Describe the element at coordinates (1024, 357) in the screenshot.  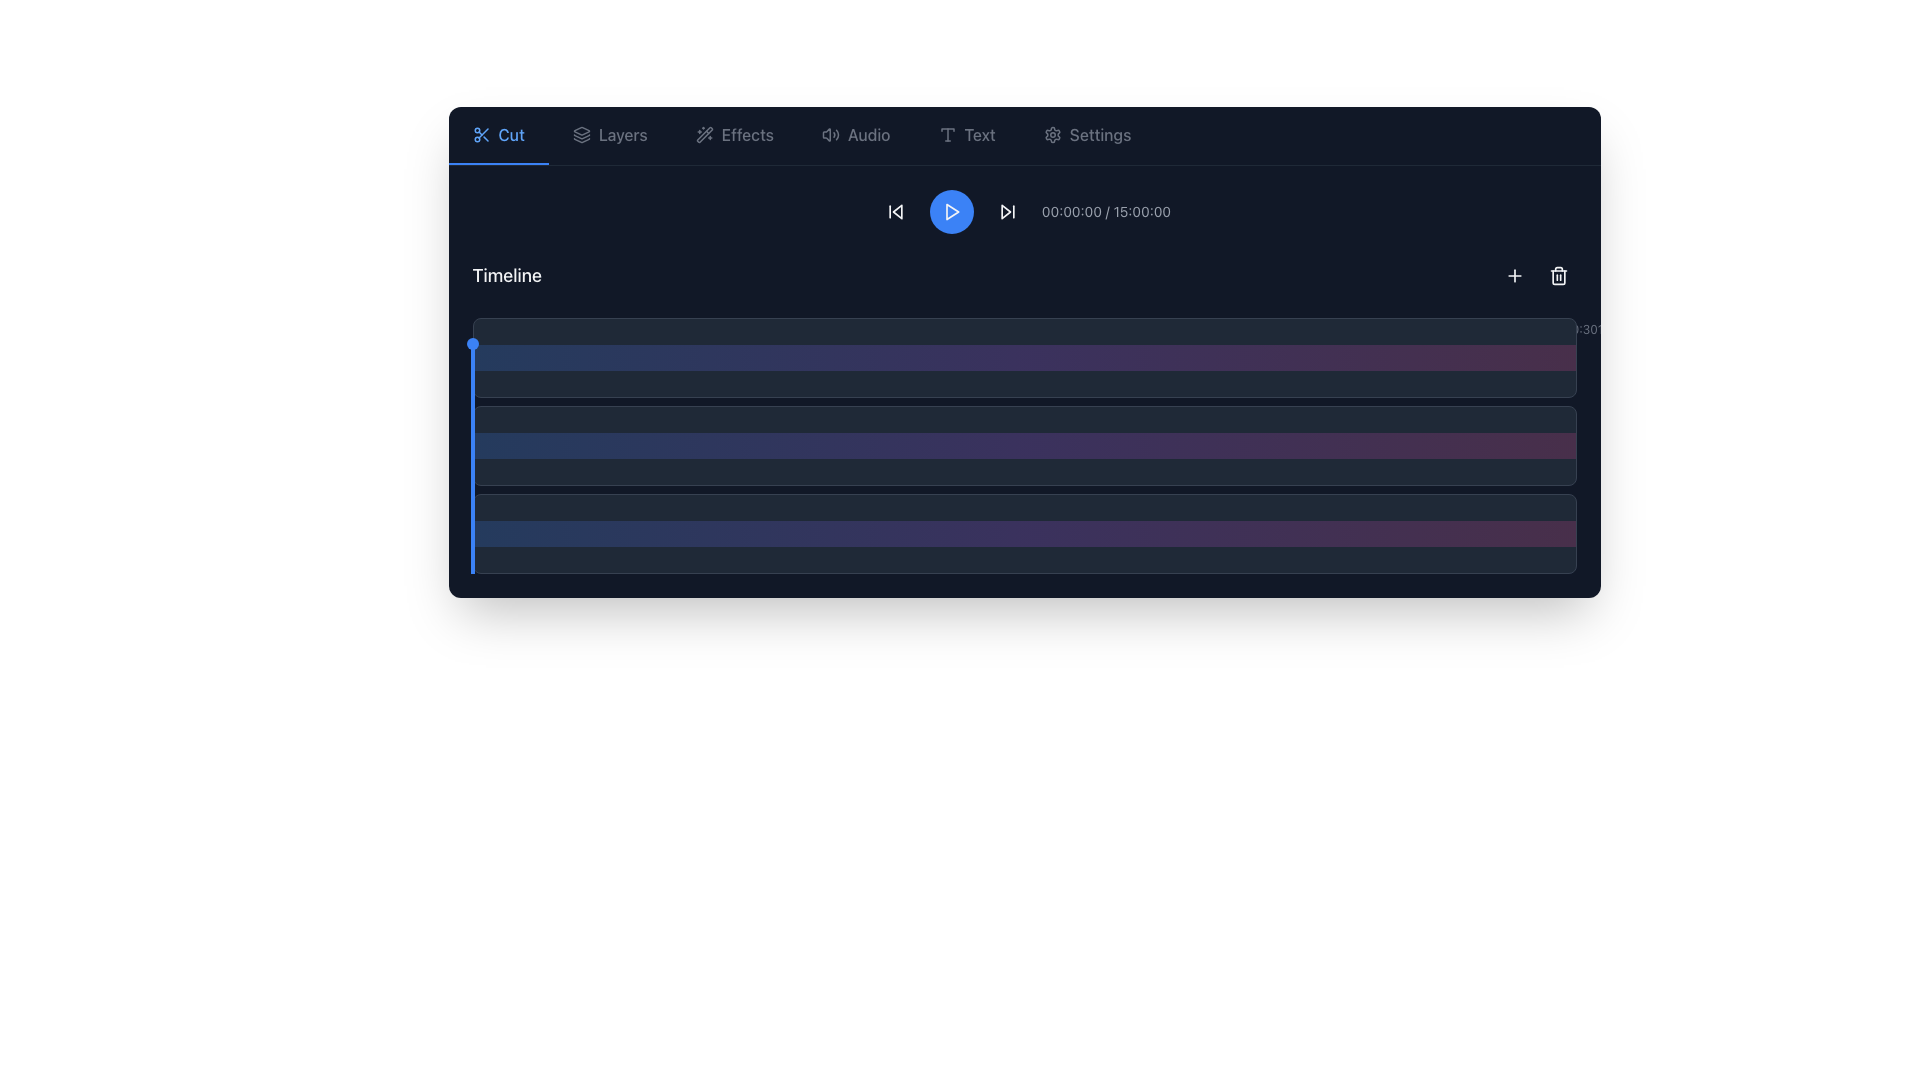
I see `the decorative or stylistic component that serves as a visual separator in the timeline interface, located horizontally centered at the top of the interface` at that location.